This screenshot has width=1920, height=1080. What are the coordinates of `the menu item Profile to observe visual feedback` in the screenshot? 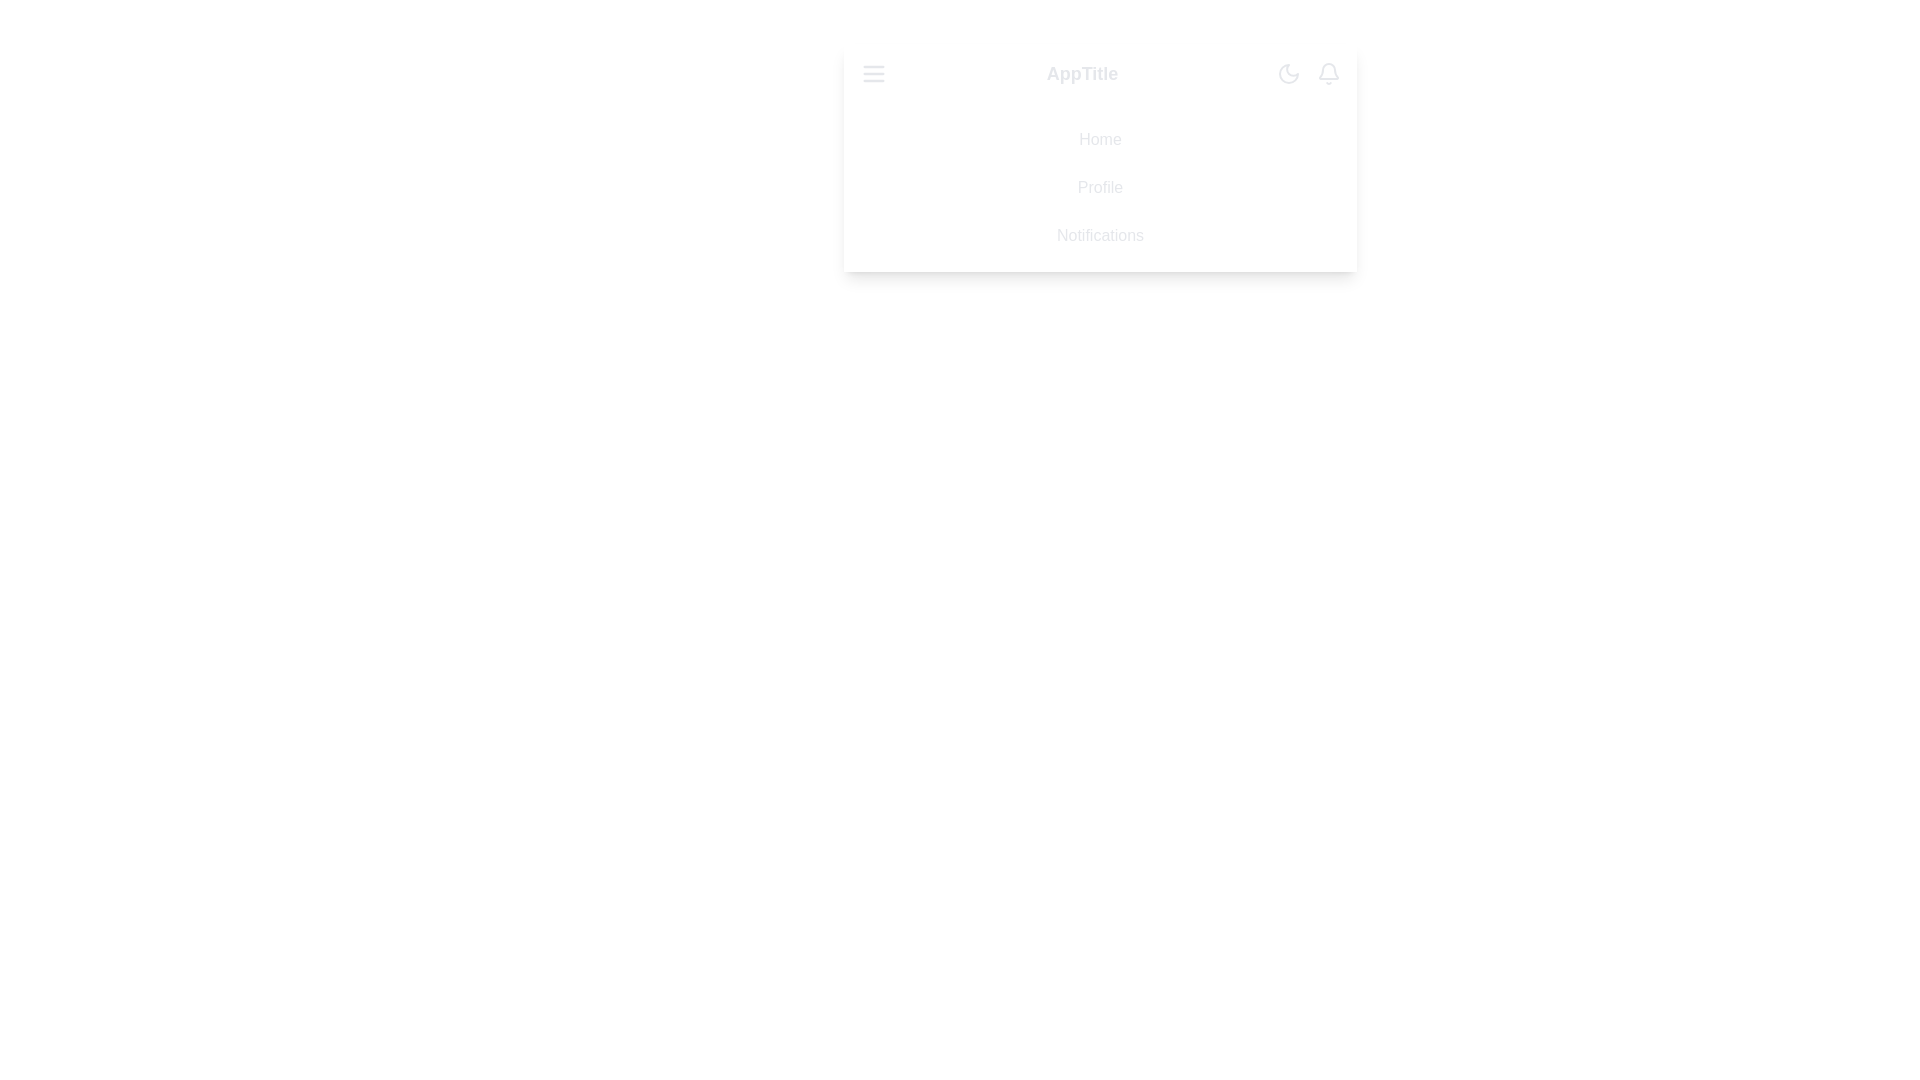 It's located at (1099, 188).